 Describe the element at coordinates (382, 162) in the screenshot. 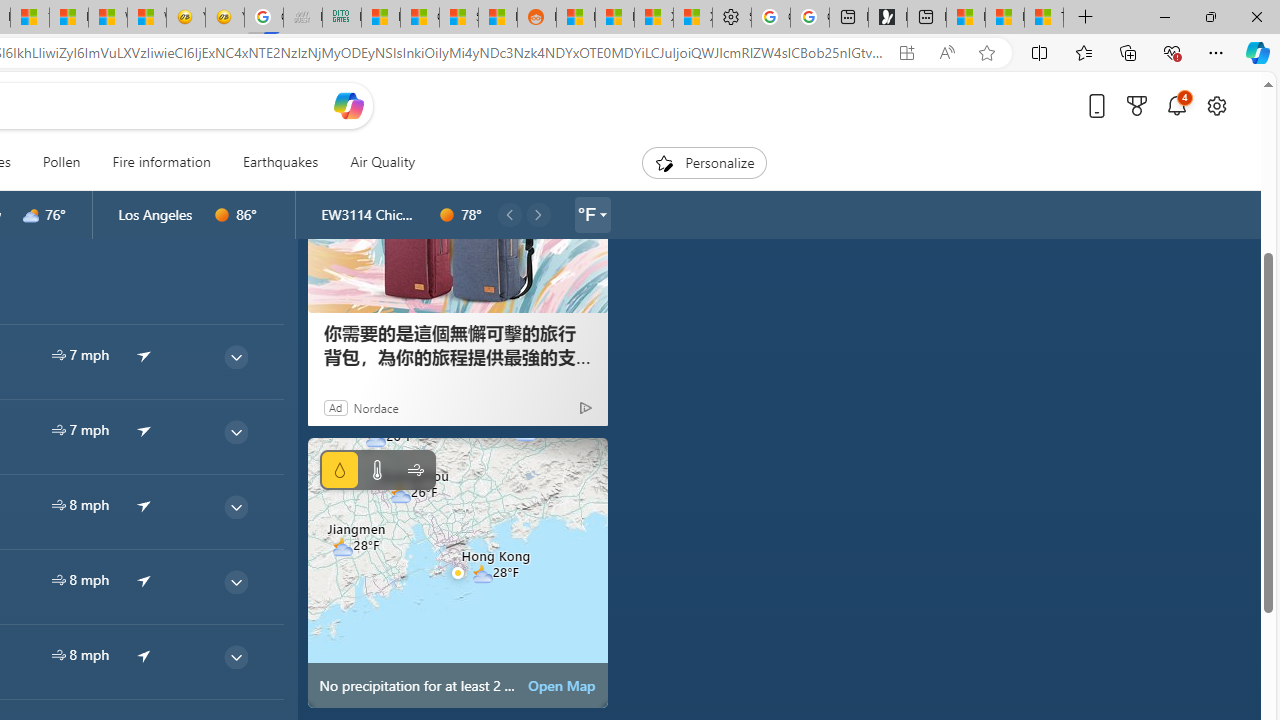

I see `'Air Quality'` at that location.